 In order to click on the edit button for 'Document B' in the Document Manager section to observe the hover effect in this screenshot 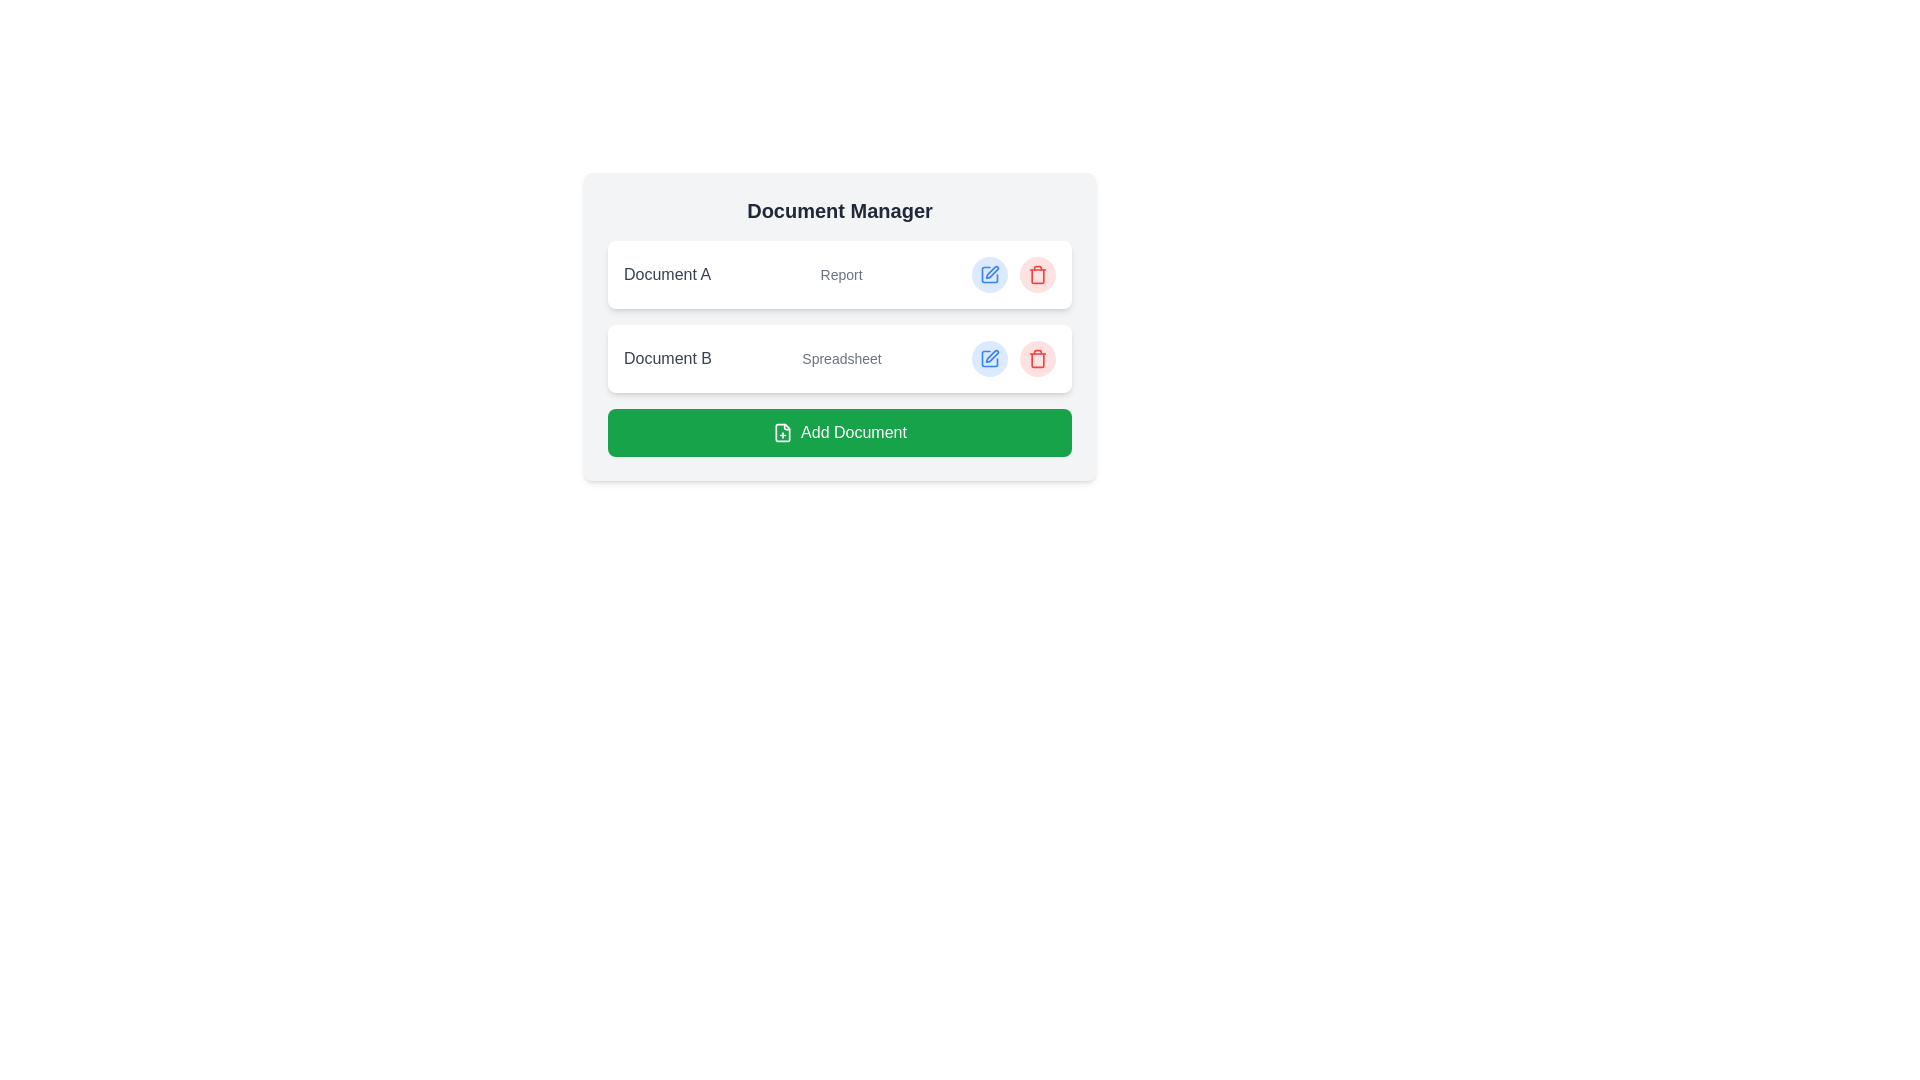, I will do `click(989, 357)`.